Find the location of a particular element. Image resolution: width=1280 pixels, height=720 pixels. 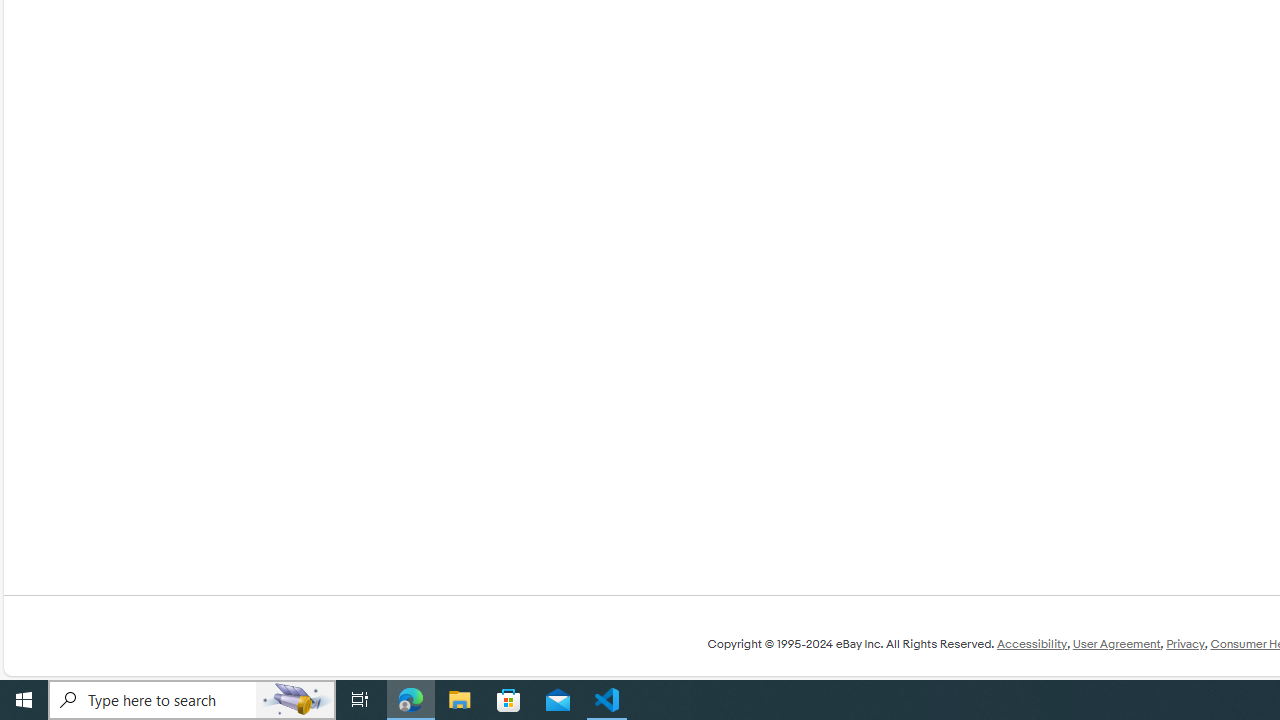

'User Agreement' is located at coordinates (1115, 644).